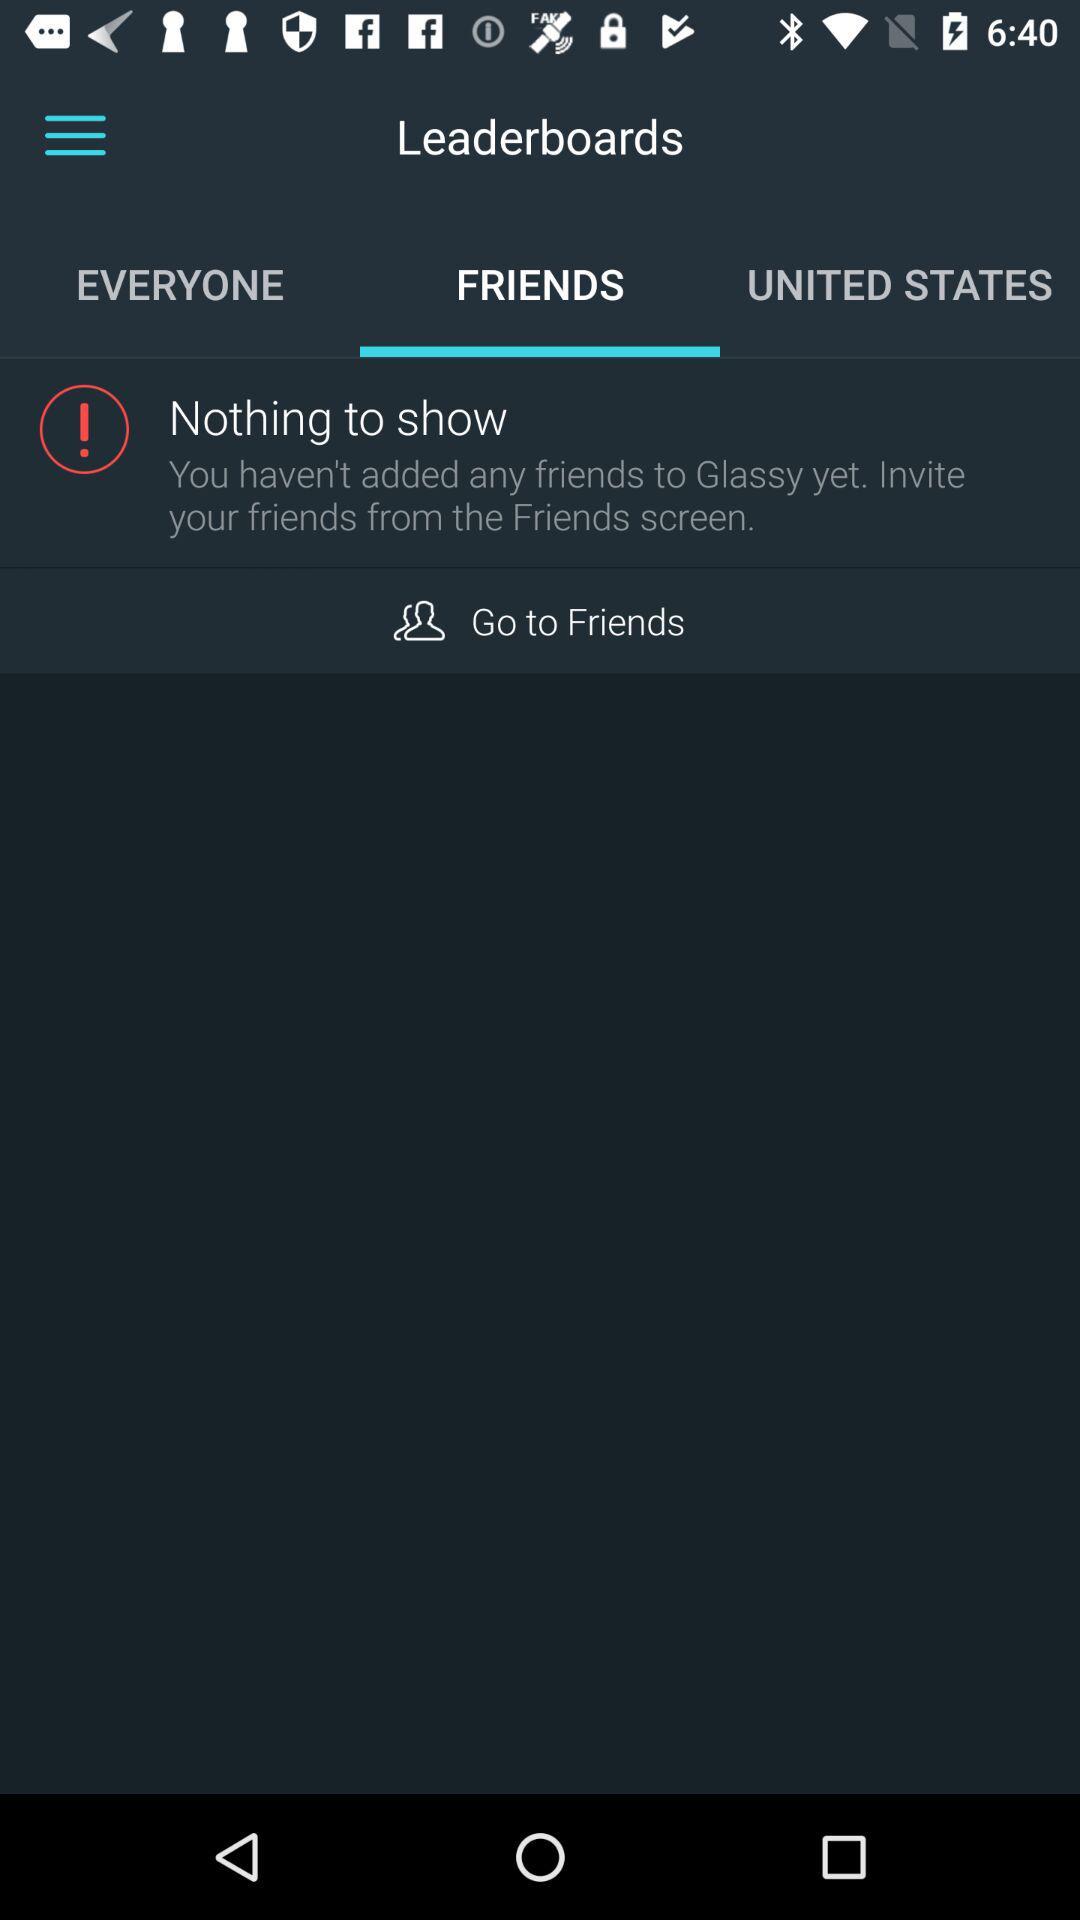 The height and width of the screenshot is (1920, 1080). Describe the element at coordinates (418, 619) in the screenshot. I see `contact` at that location.